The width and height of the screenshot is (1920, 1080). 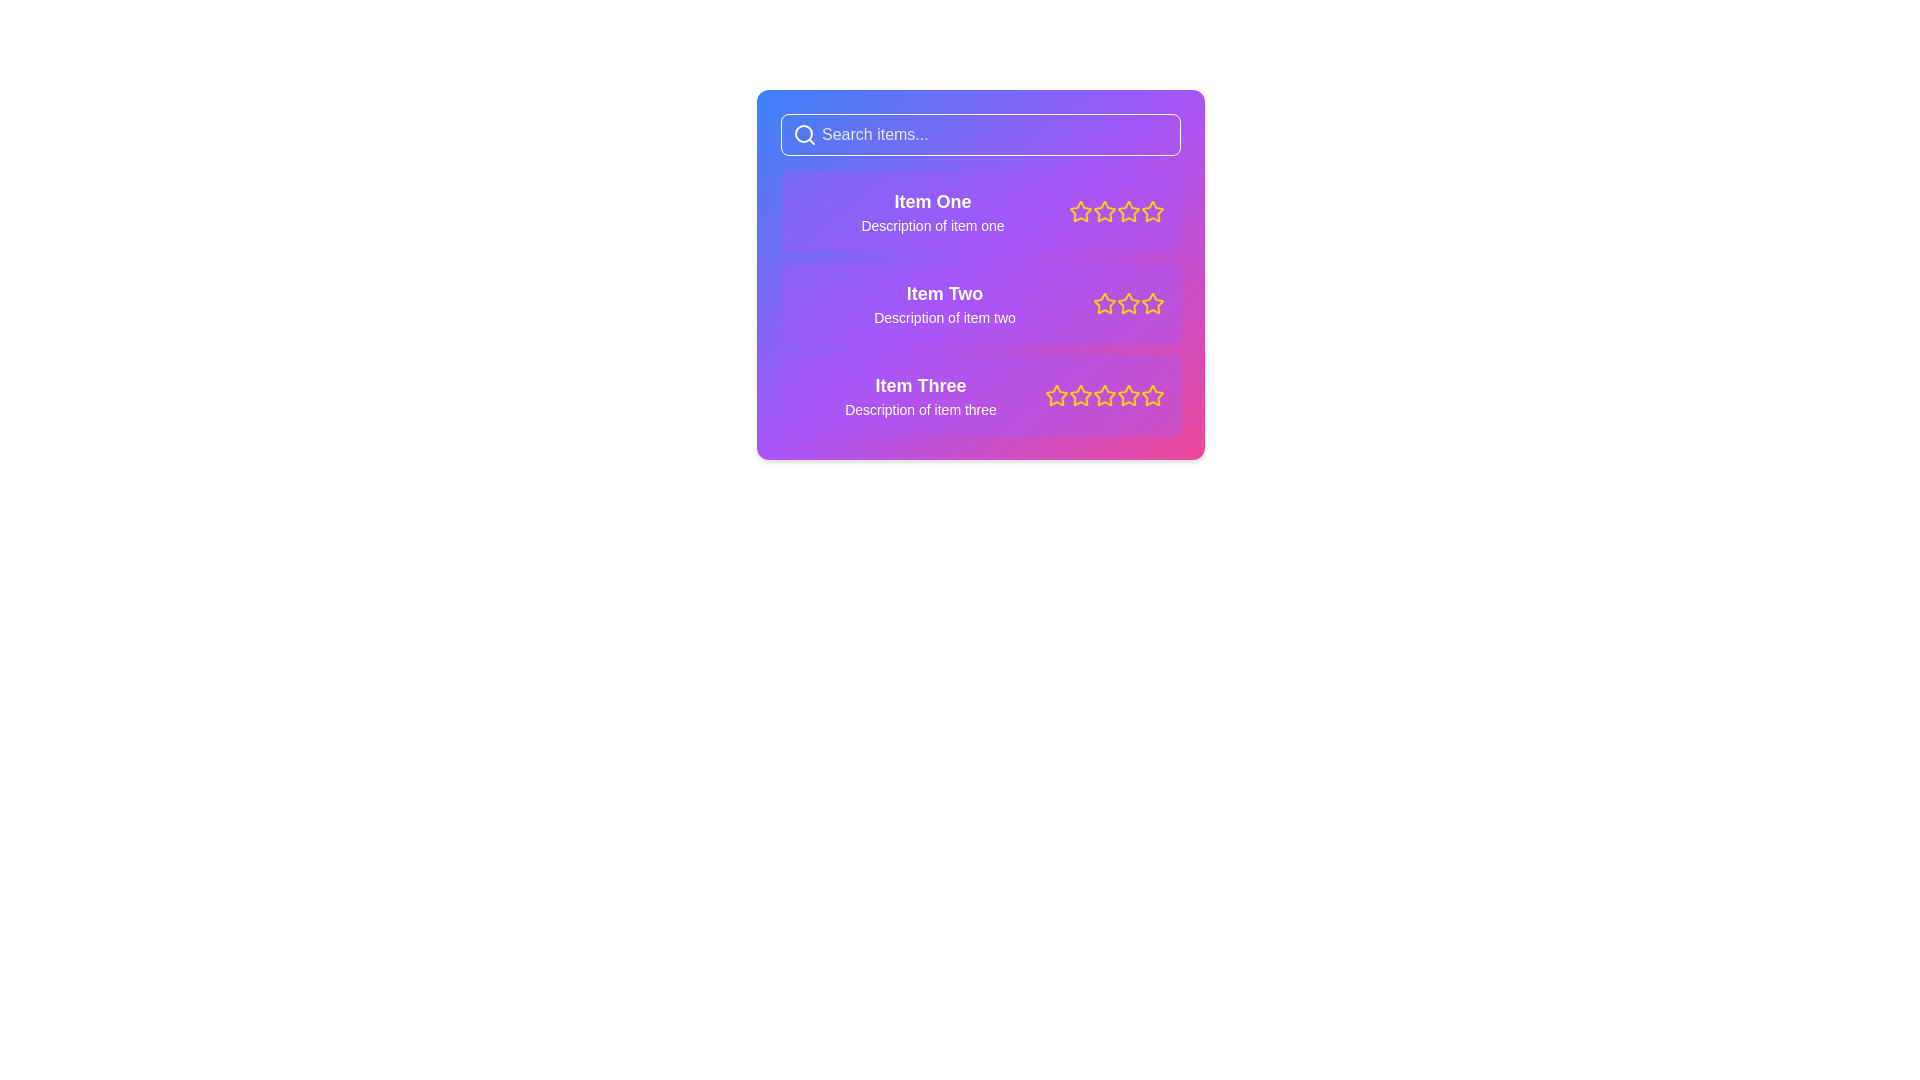 What do you see at coordinates (931, 225) in the screenshot?
I see `secondary information text located directly beneath 'Item One', which provides additional context for the item` at bounding box center [931, 225].